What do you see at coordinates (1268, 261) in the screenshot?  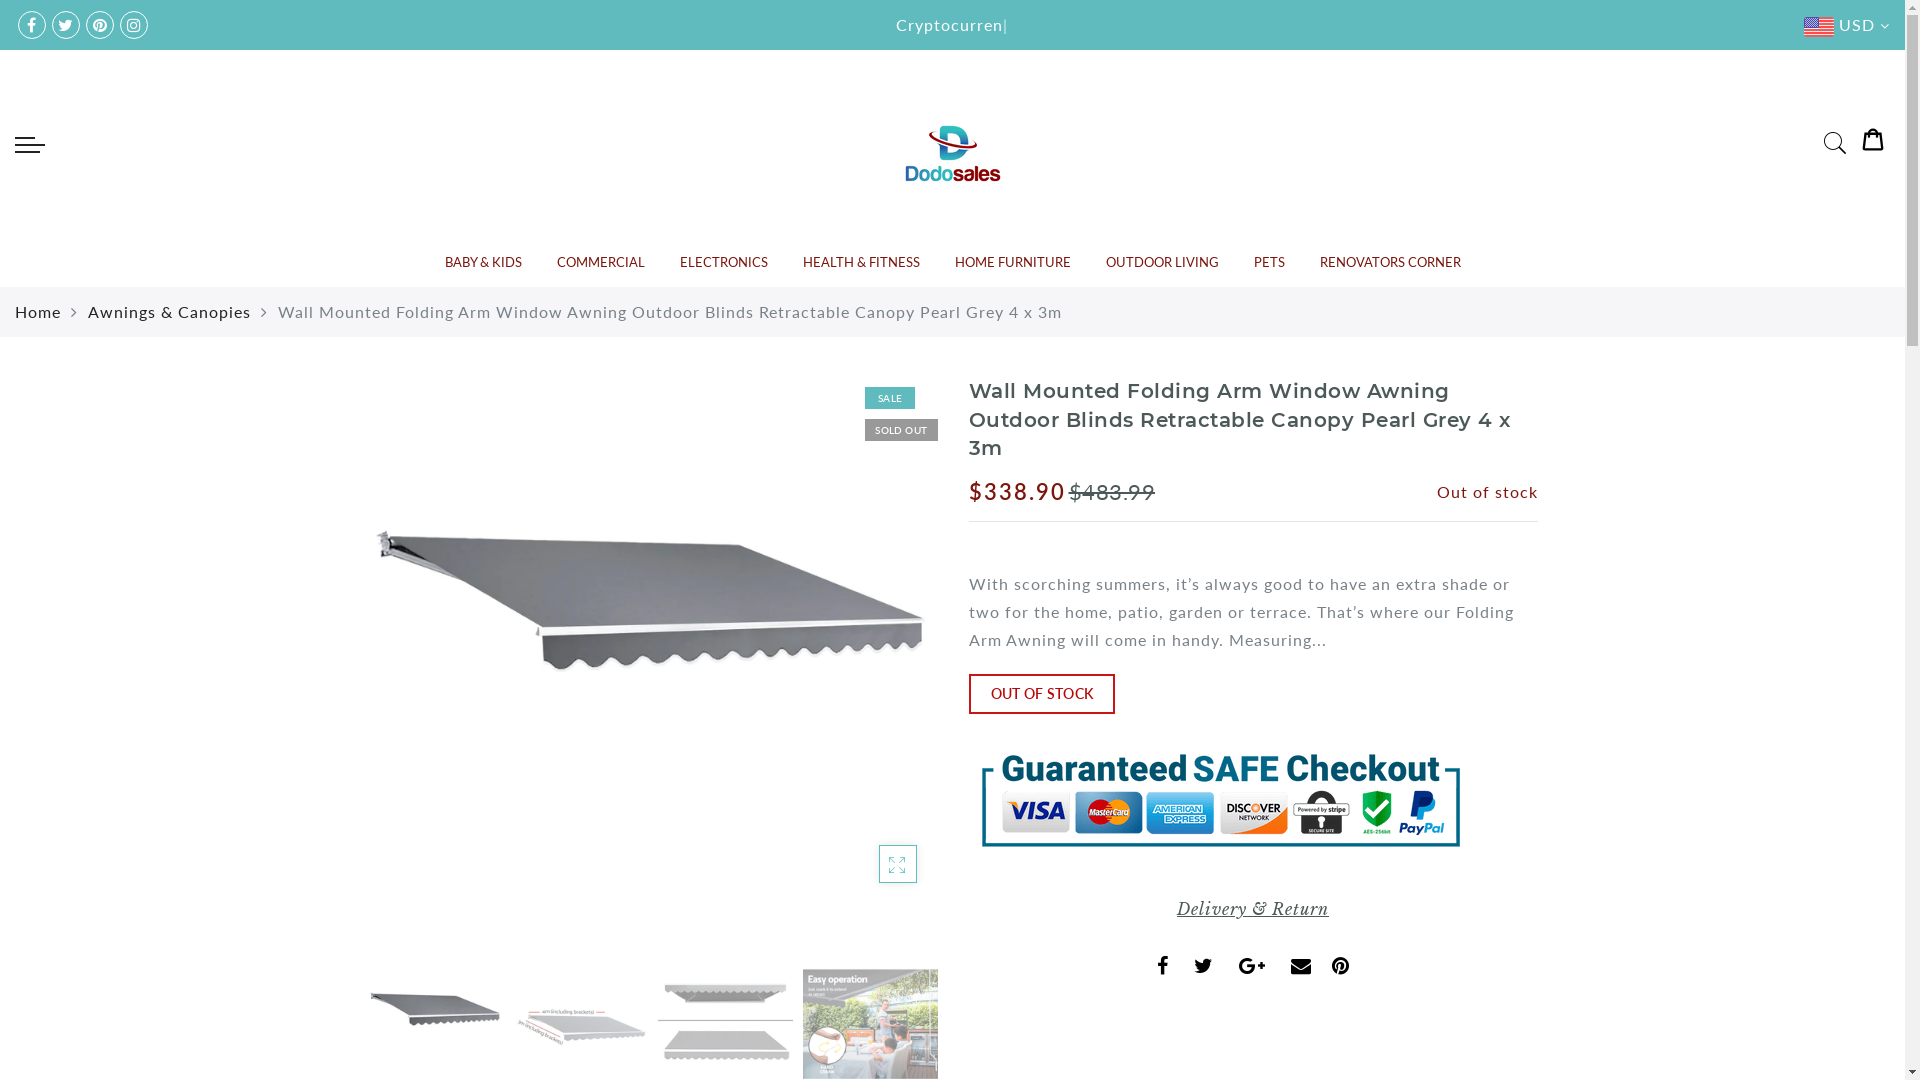 I see `'PETS'` at bounding box center [1268, 261].